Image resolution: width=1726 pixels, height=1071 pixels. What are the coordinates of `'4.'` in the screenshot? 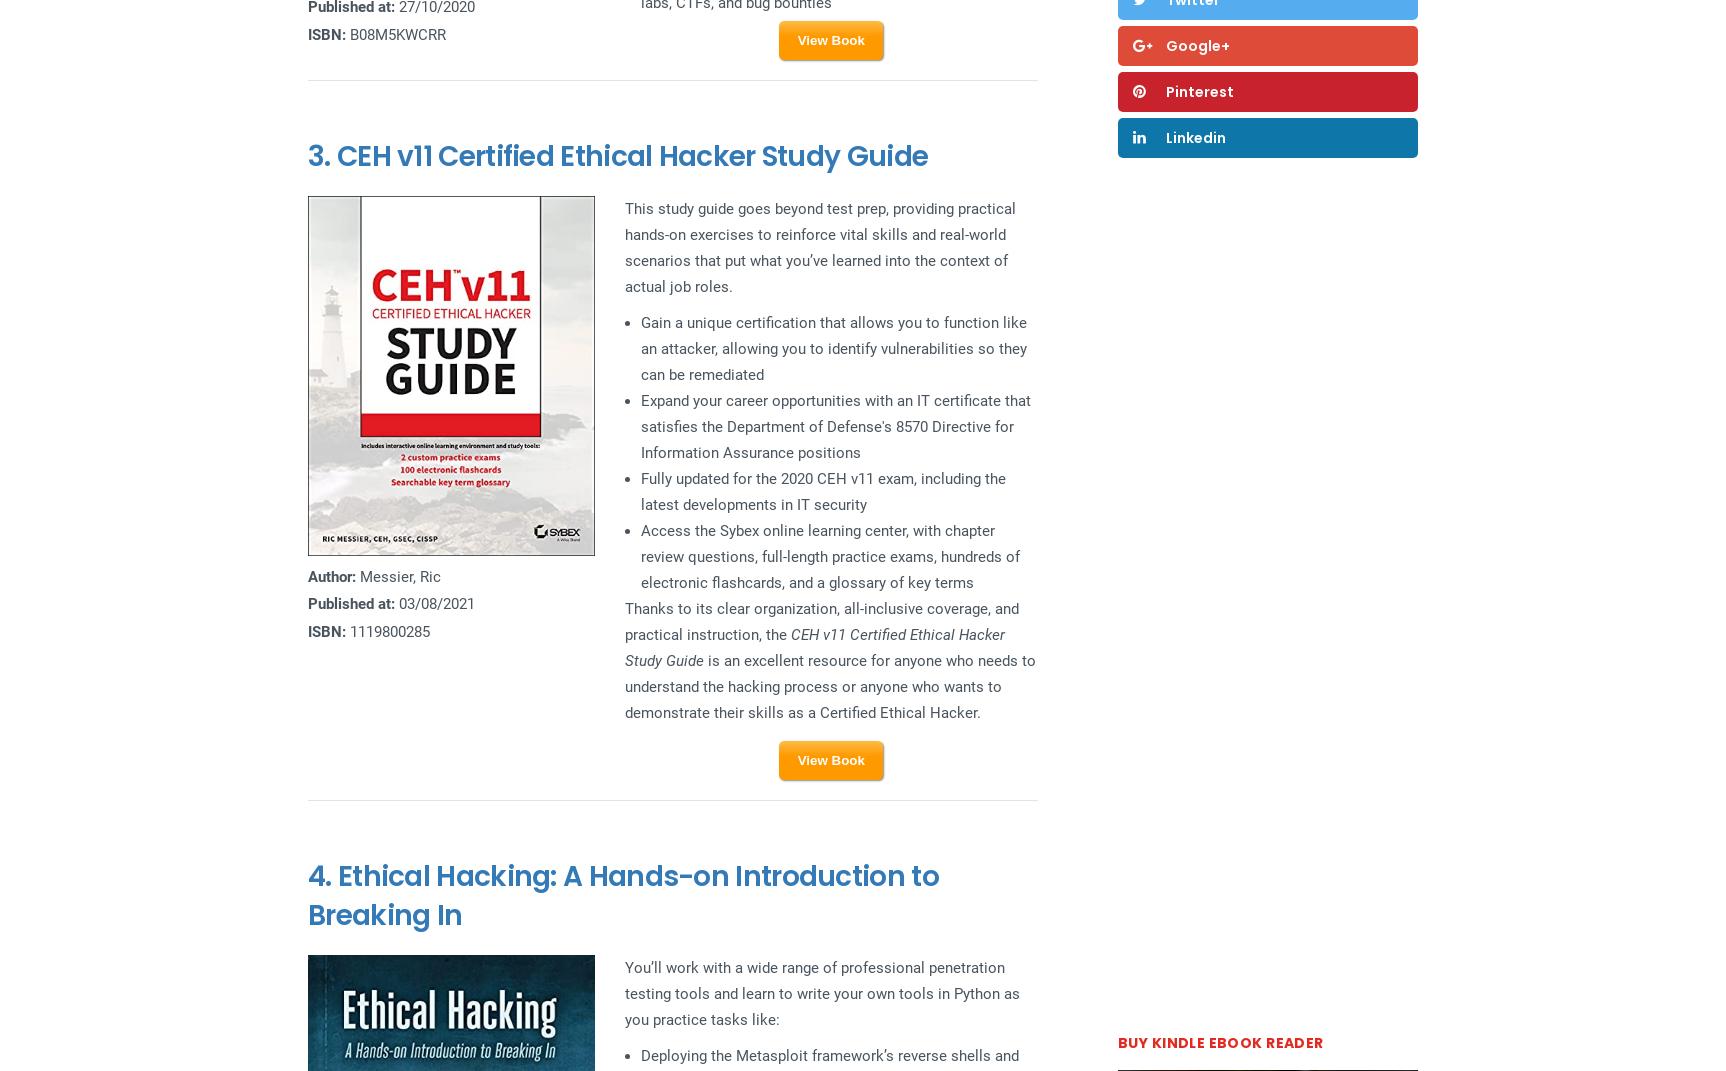 It's located at (321, 876).